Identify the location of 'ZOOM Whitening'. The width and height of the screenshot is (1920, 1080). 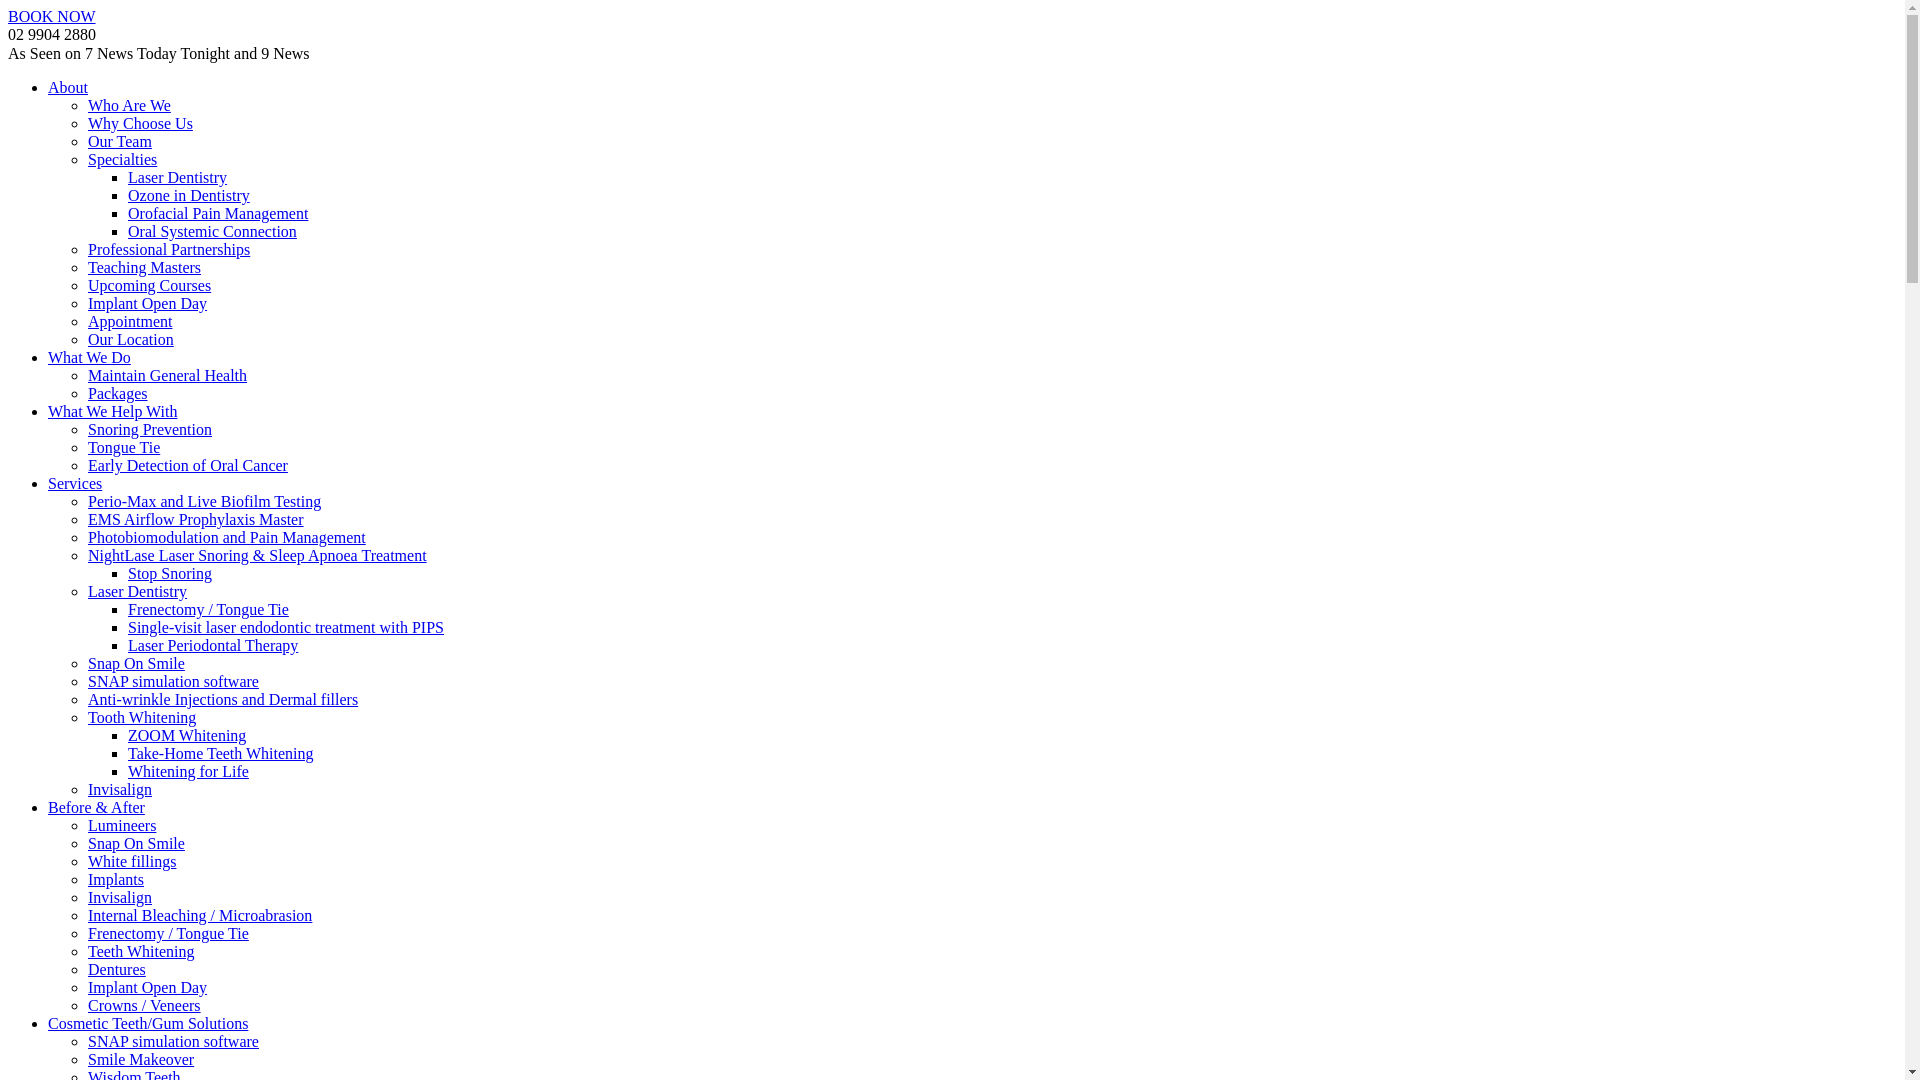
(187, 735).